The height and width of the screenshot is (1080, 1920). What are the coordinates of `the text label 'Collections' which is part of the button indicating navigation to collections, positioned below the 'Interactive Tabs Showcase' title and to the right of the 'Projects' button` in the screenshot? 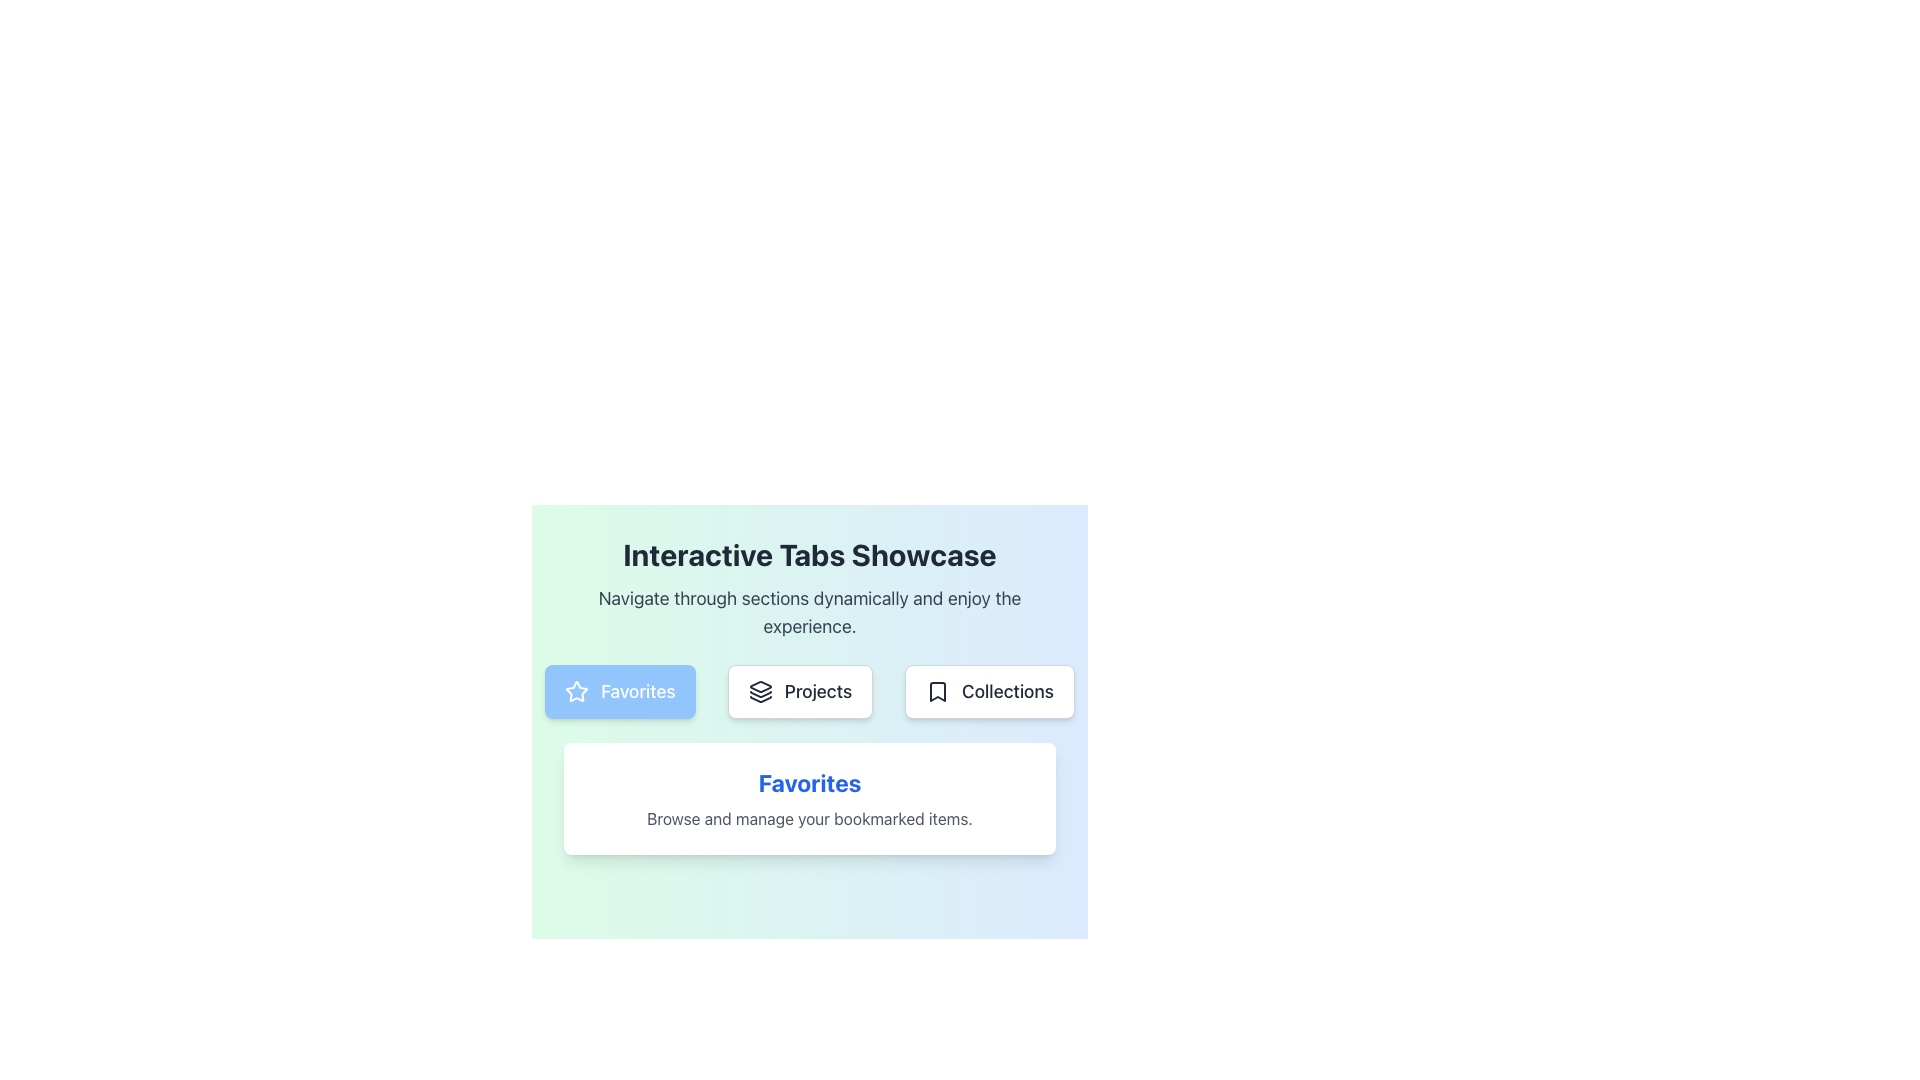 It's located at (1008, 690).